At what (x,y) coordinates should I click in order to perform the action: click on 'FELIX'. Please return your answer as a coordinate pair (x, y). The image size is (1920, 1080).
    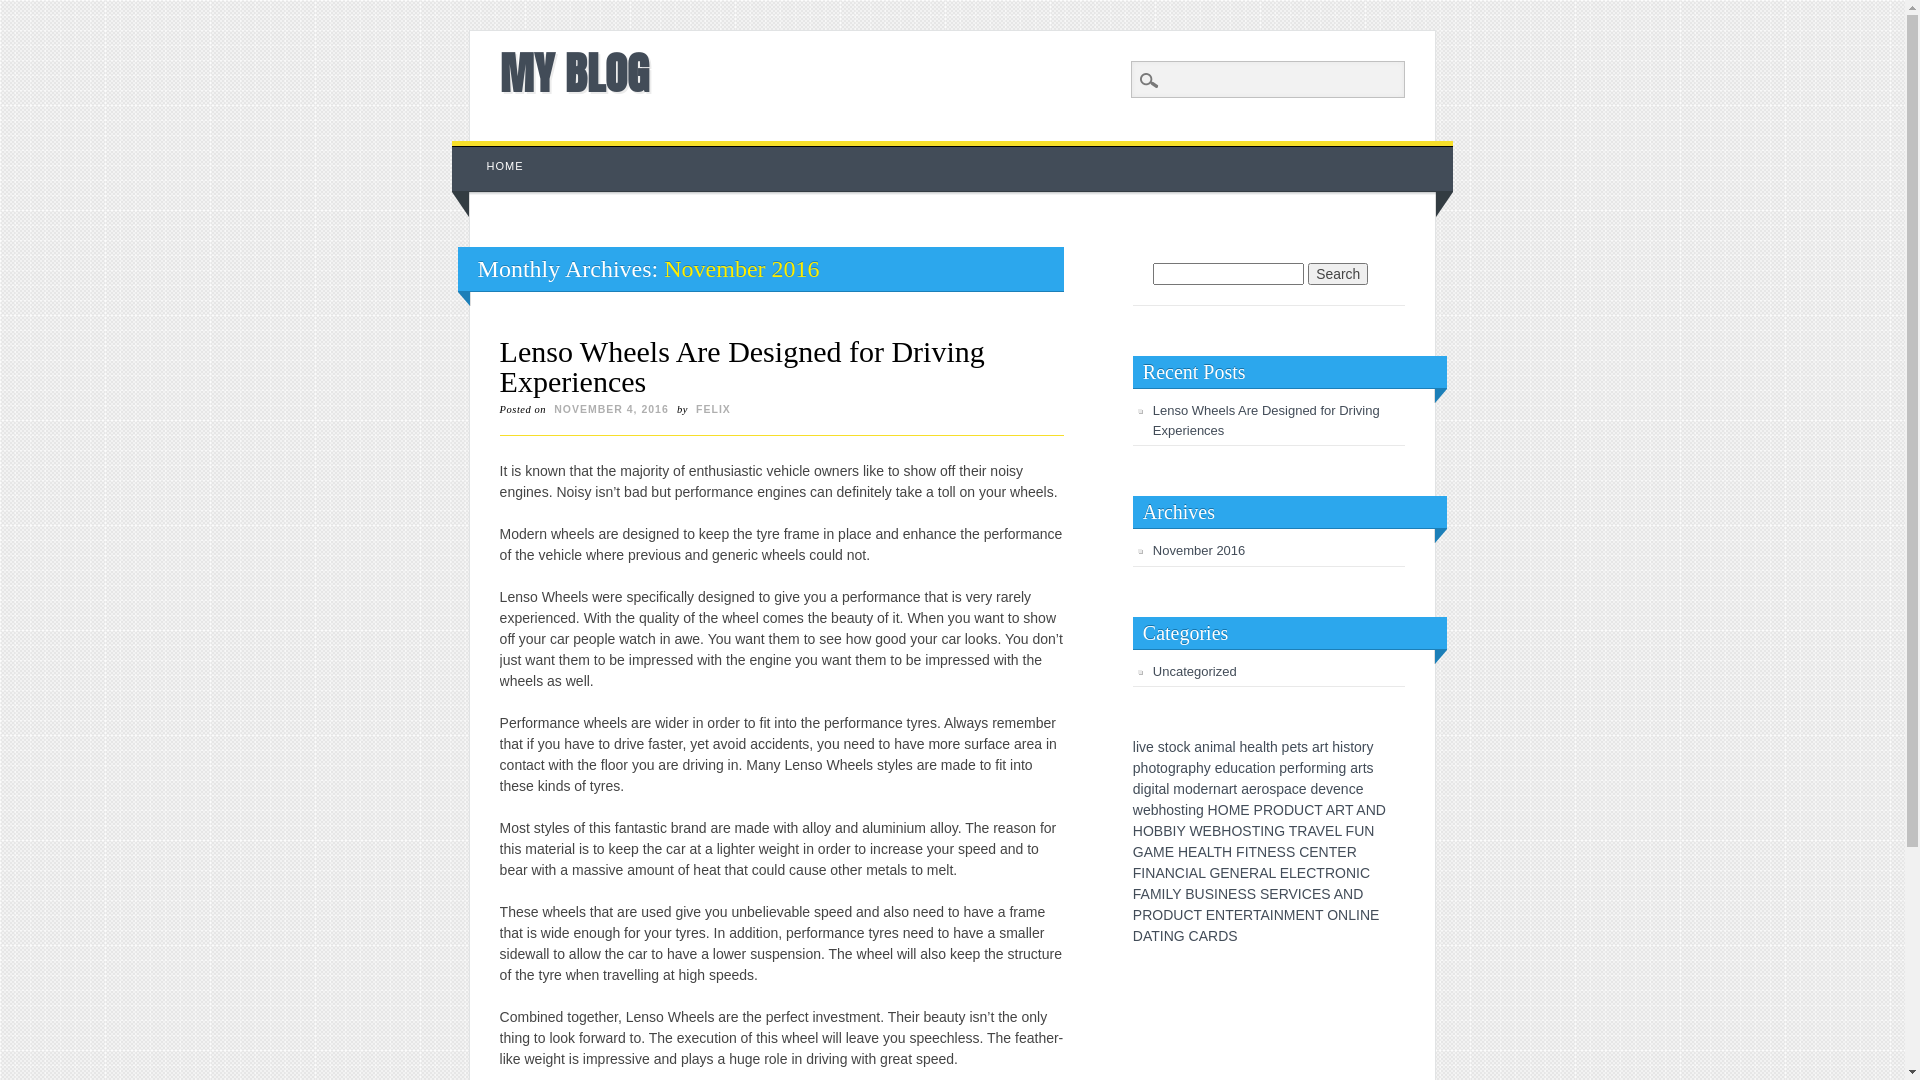
    Looking at the image, I should click on (713, 407).